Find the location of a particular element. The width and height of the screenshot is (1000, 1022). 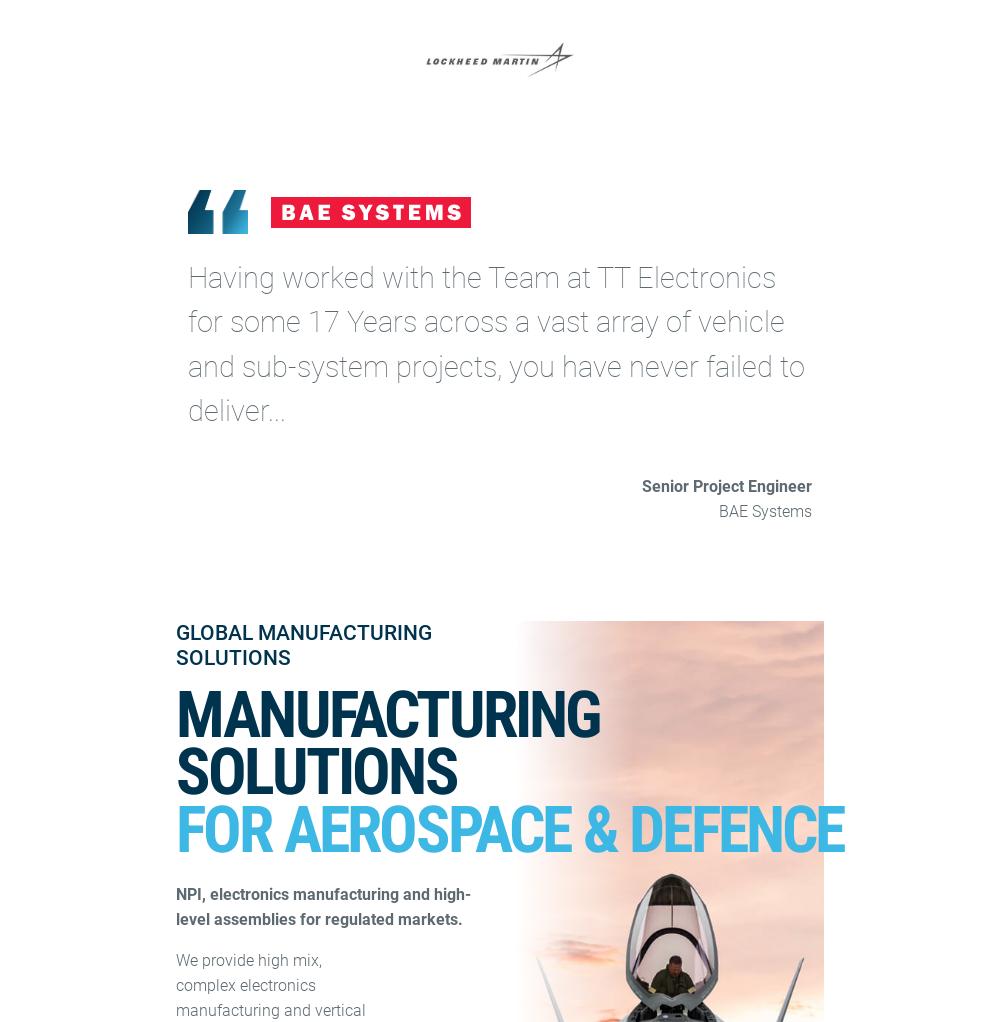

'Privacy & Cookie Policy' is located at coordinates (567, 676).